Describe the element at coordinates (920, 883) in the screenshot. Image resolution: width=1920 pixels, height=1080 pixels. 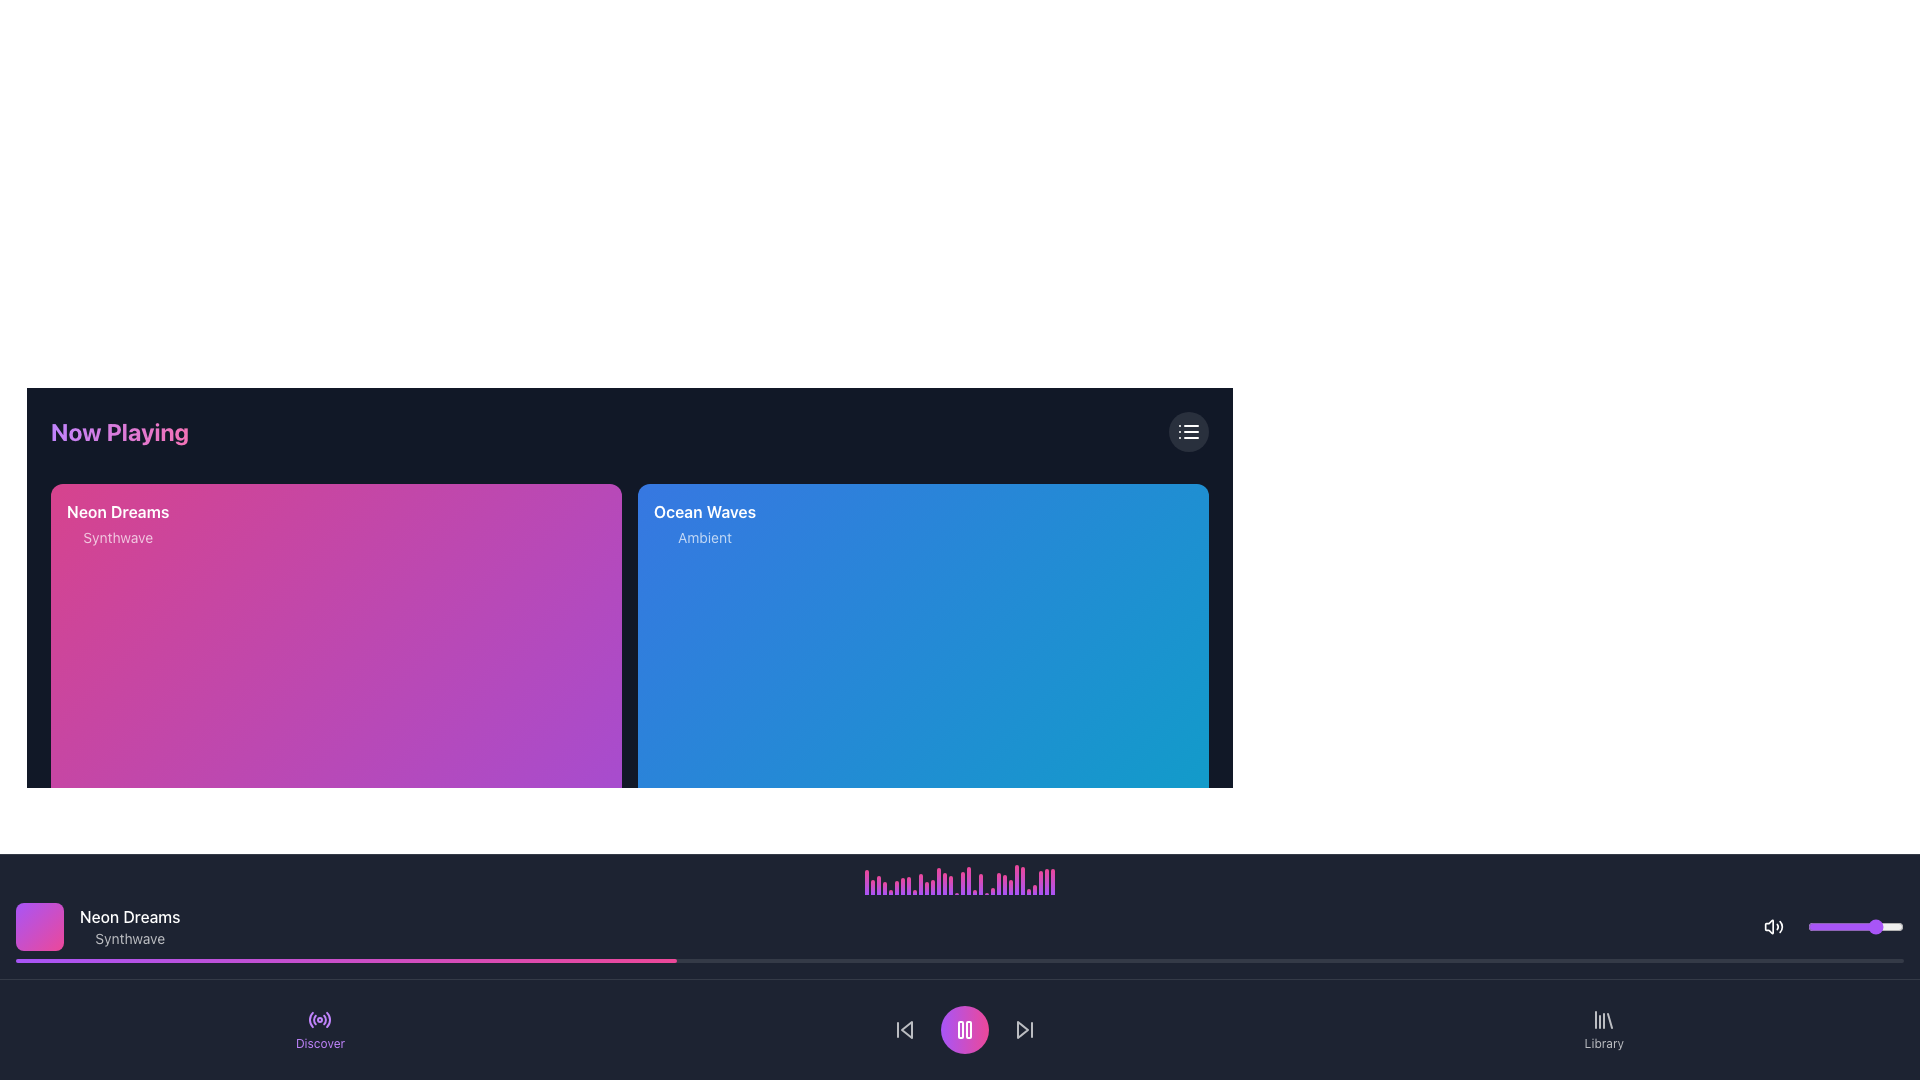
I see `the state of the tenth bar from the left in the horizontal bar chart, which represents a data point in the audio visualization` at that location.